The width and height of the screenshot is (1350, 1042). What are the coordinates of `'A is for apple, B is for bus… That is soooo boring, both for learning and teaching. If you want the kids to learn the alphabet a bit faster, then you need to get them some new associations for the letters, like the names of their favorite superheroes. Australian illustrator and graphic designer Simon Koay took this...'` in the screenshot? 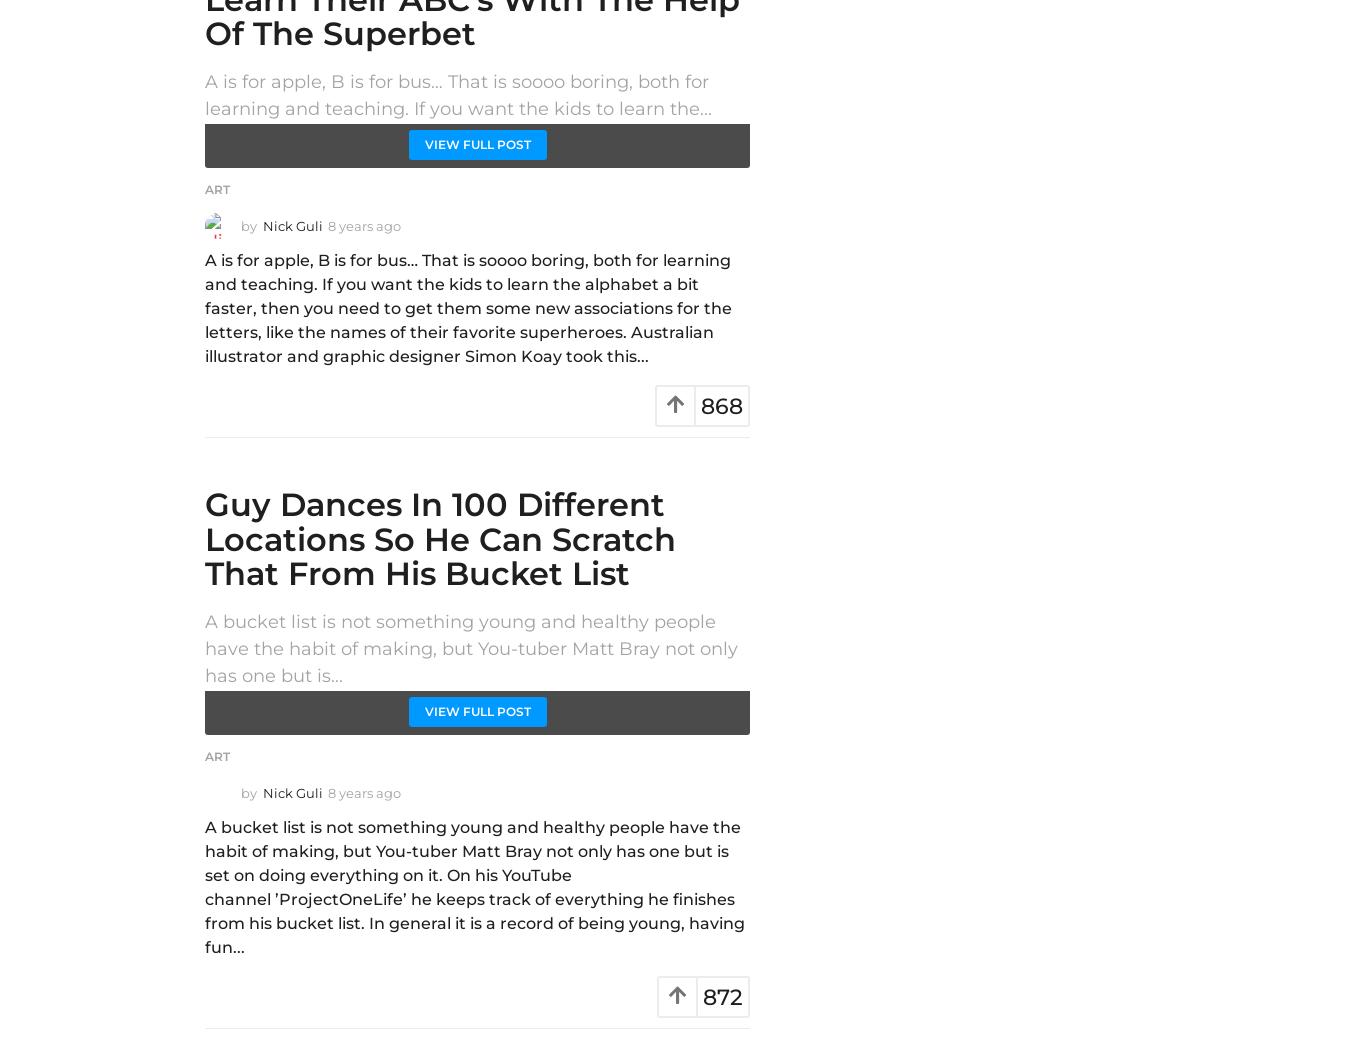 It's located at (205, 308).